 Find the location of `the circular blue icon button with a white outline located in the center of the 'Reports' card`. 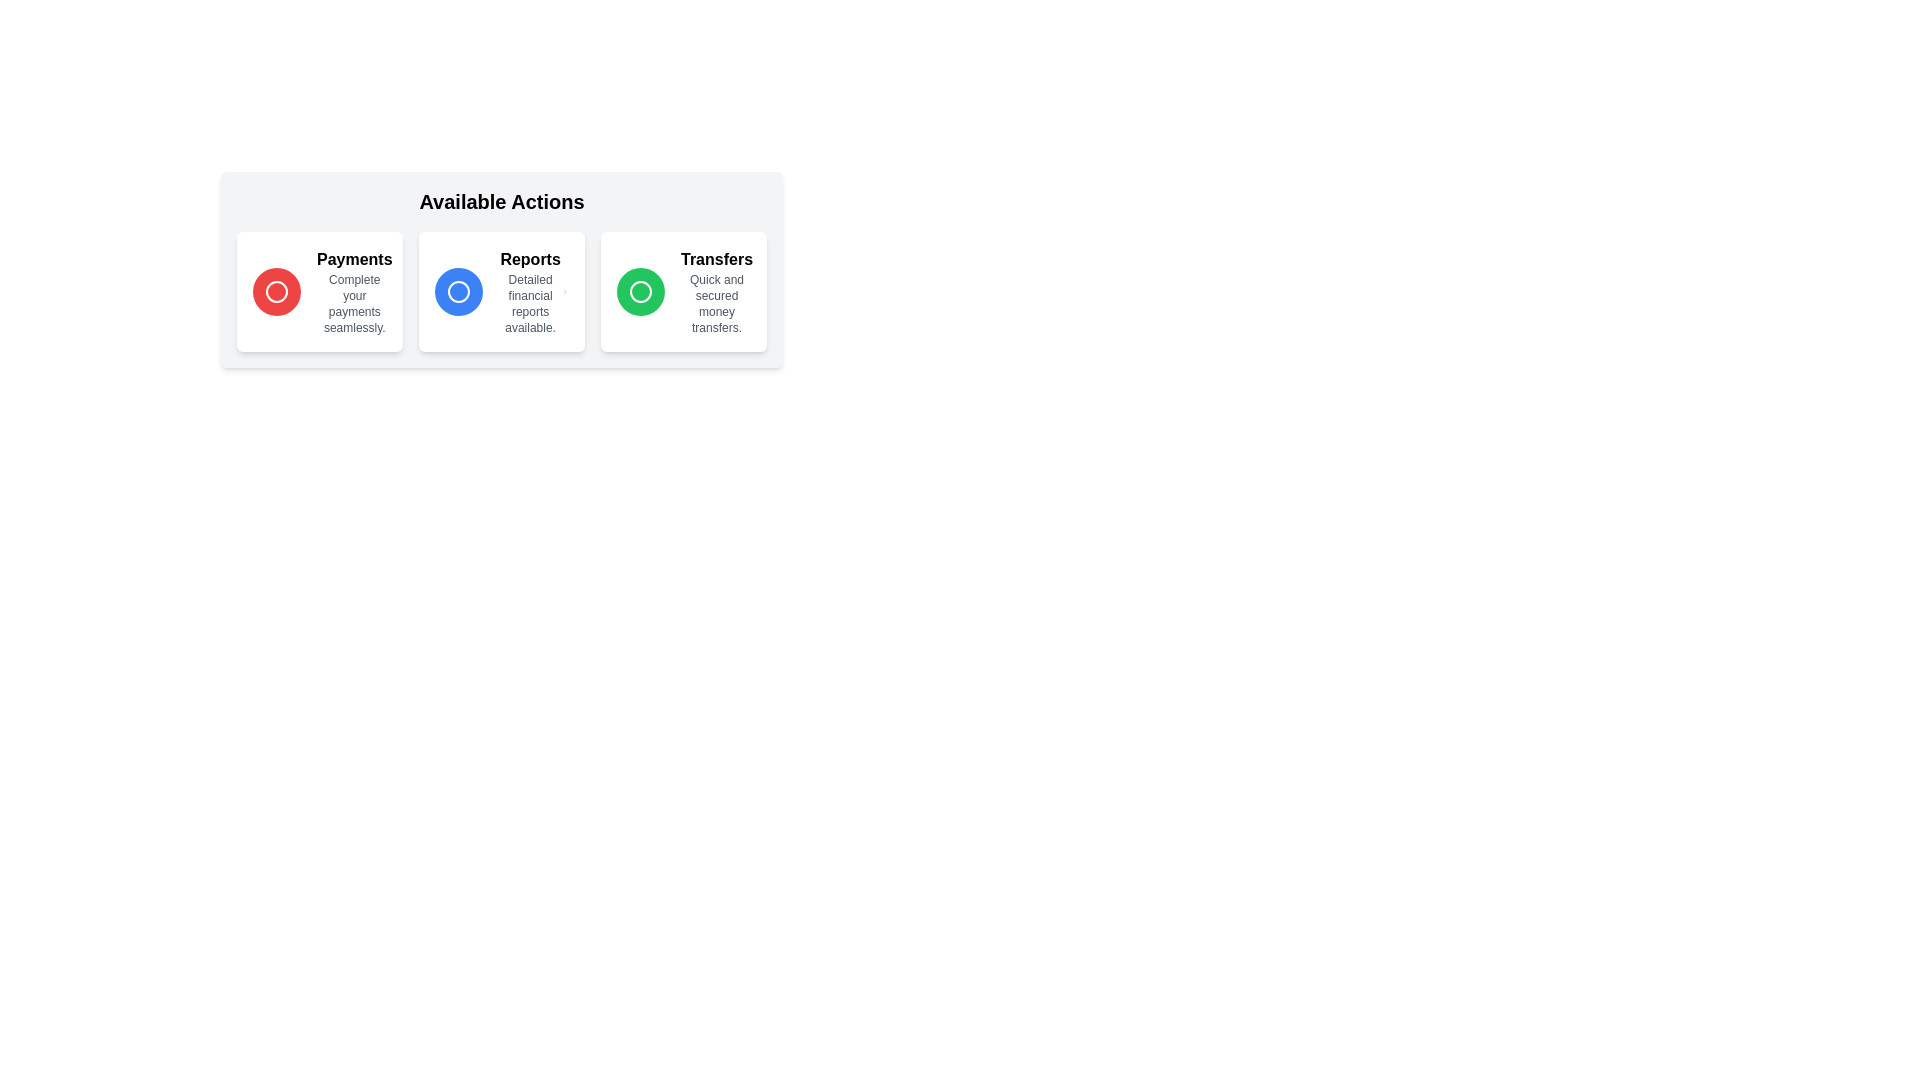

the circular blue icon button with a white outline located in the center of the 'Reports' card is located at coordinates (458, 292).